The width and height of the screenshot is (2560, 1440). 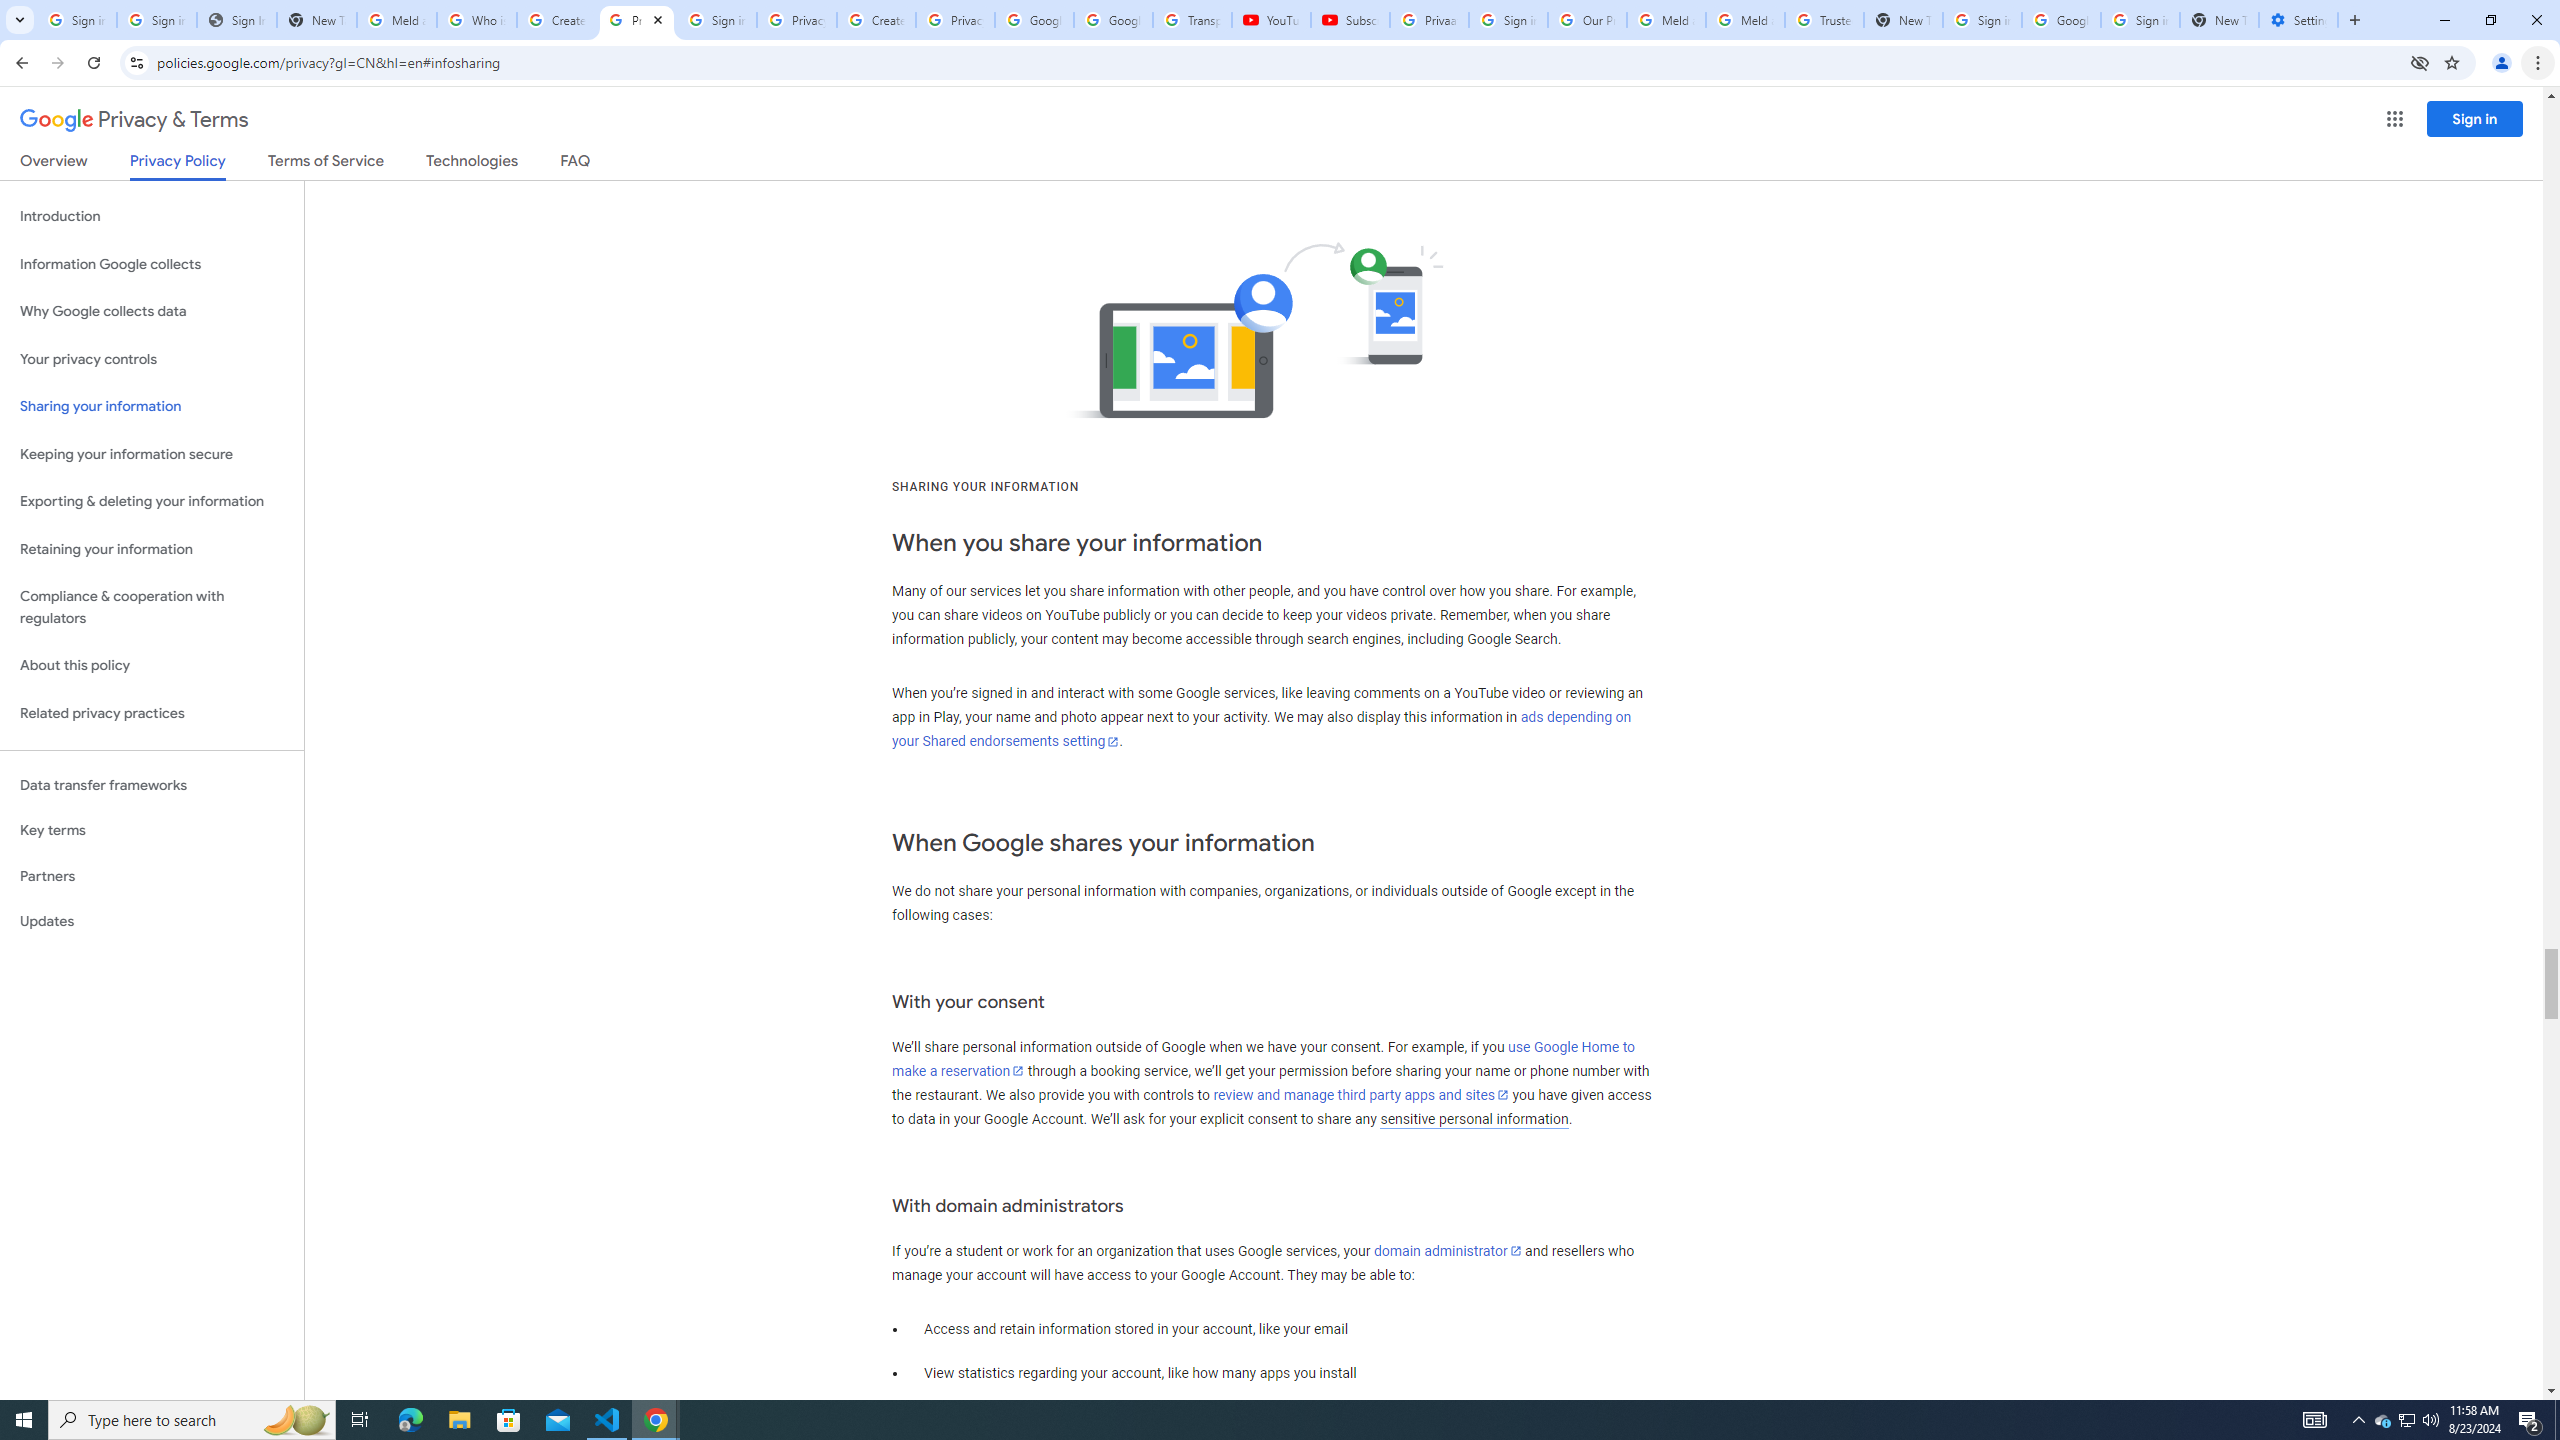 What do you see at coordinates (151, 785) in the screenshot?
I see `'Data transfer frameworks'` at bounding box center [151, 785].